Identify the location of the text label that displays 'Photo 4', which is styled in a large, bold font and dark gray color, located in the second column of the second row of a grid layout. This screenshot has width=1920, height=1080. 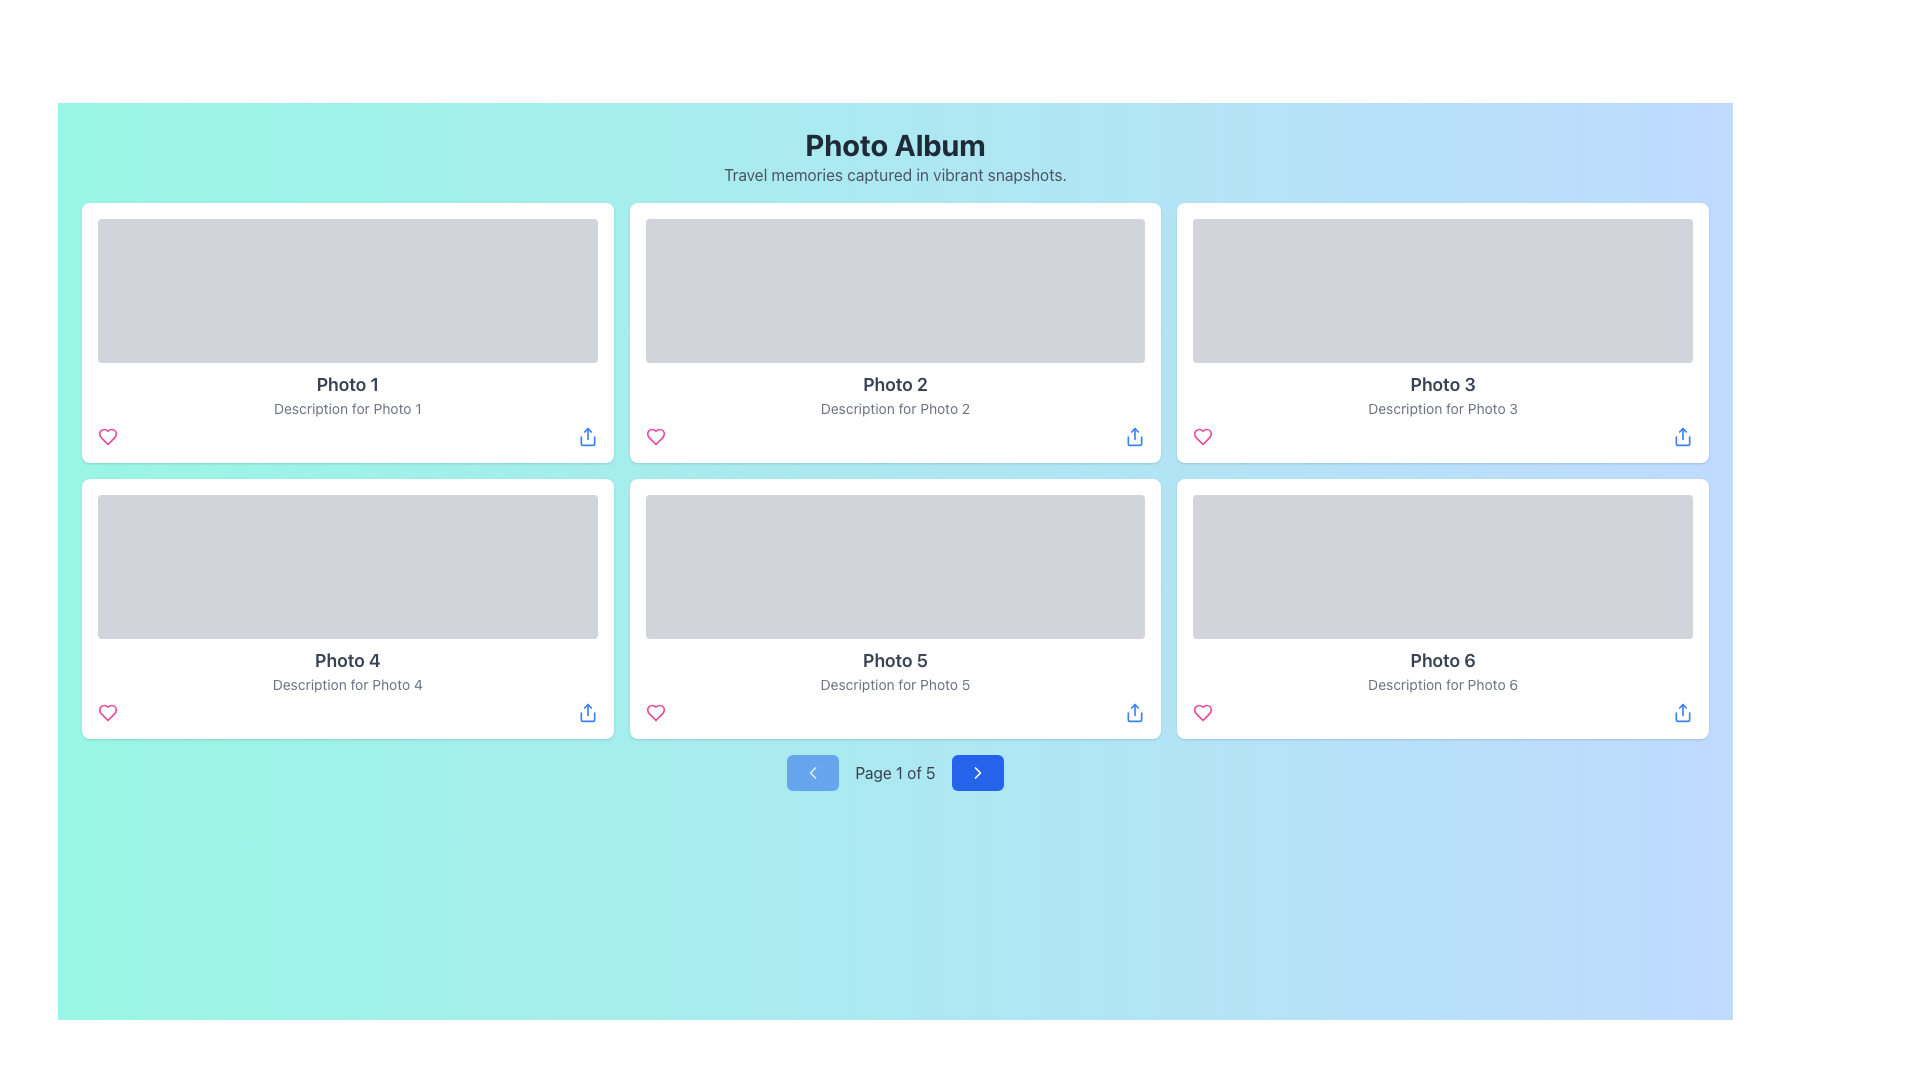
(347, 660).